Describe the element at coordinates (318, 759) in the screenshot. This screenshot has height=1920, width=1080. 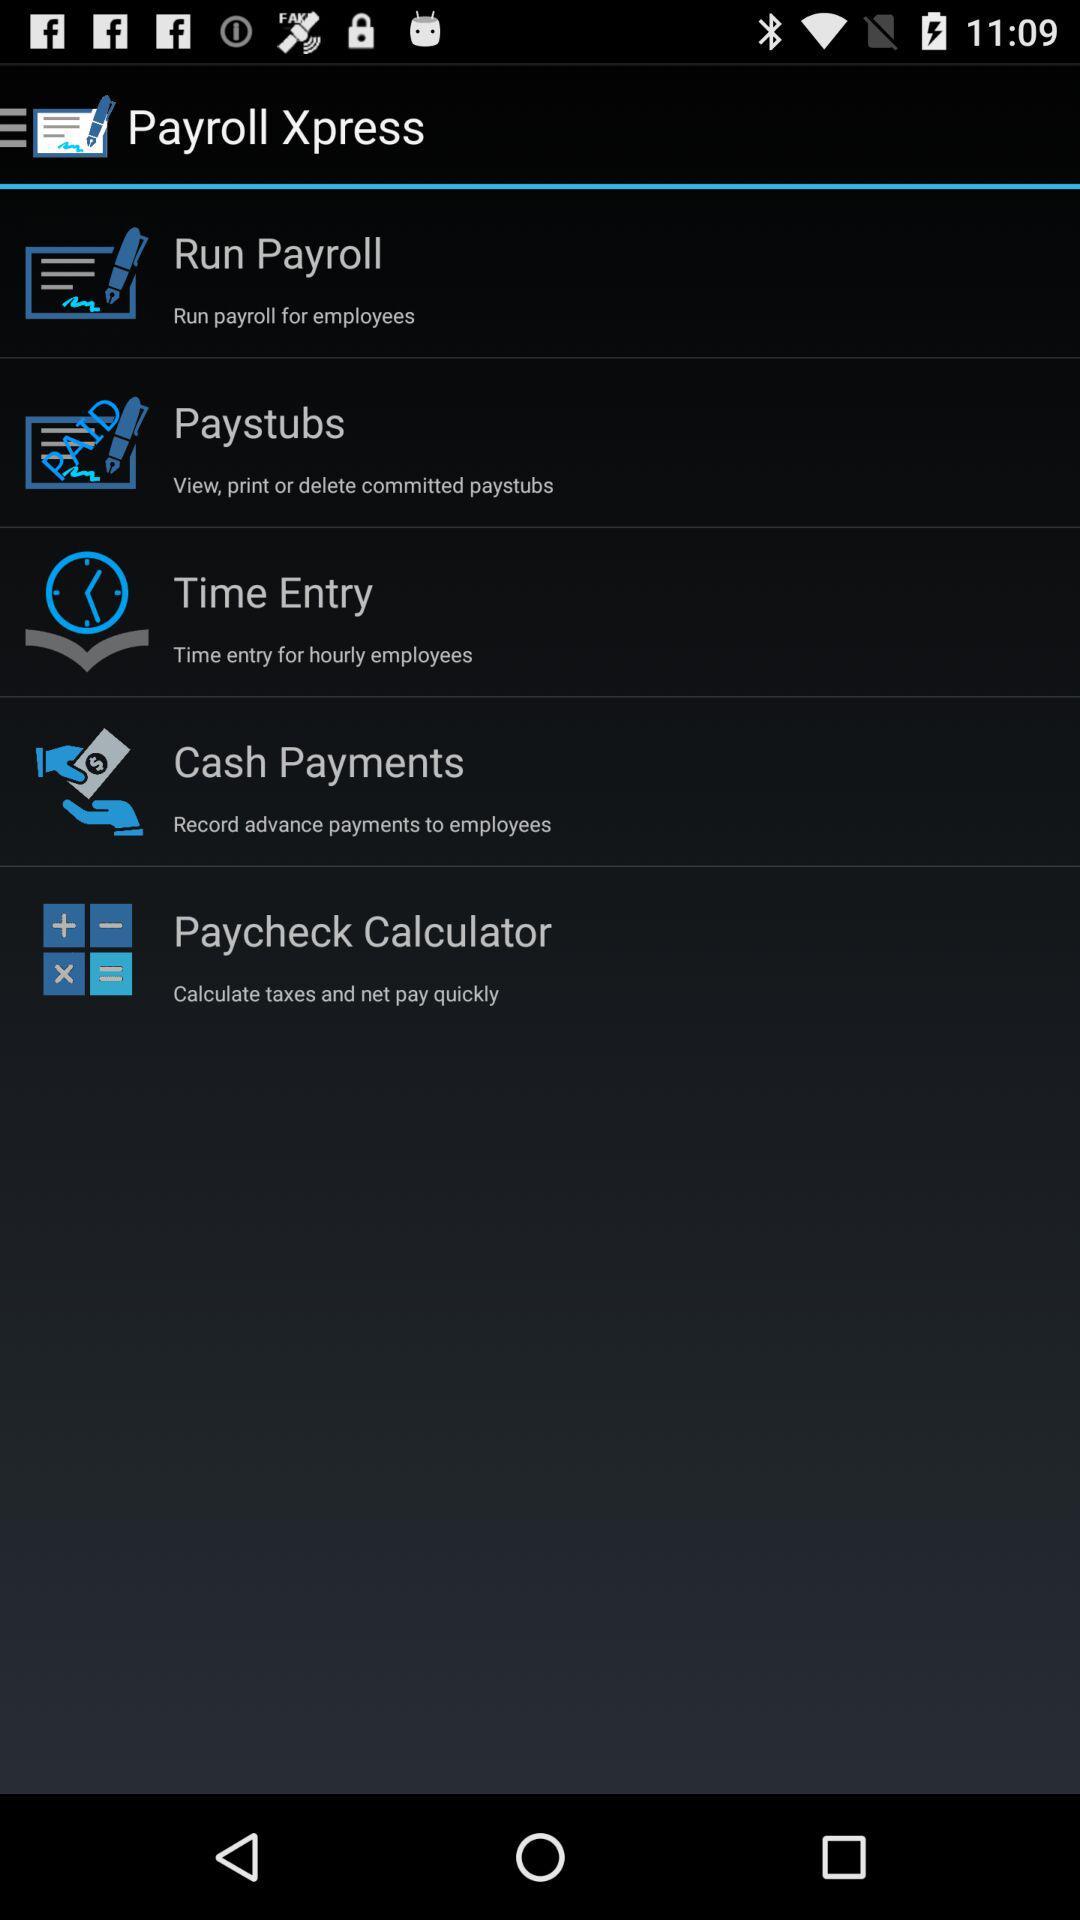
I see `the icon below the time entry for` at that location.